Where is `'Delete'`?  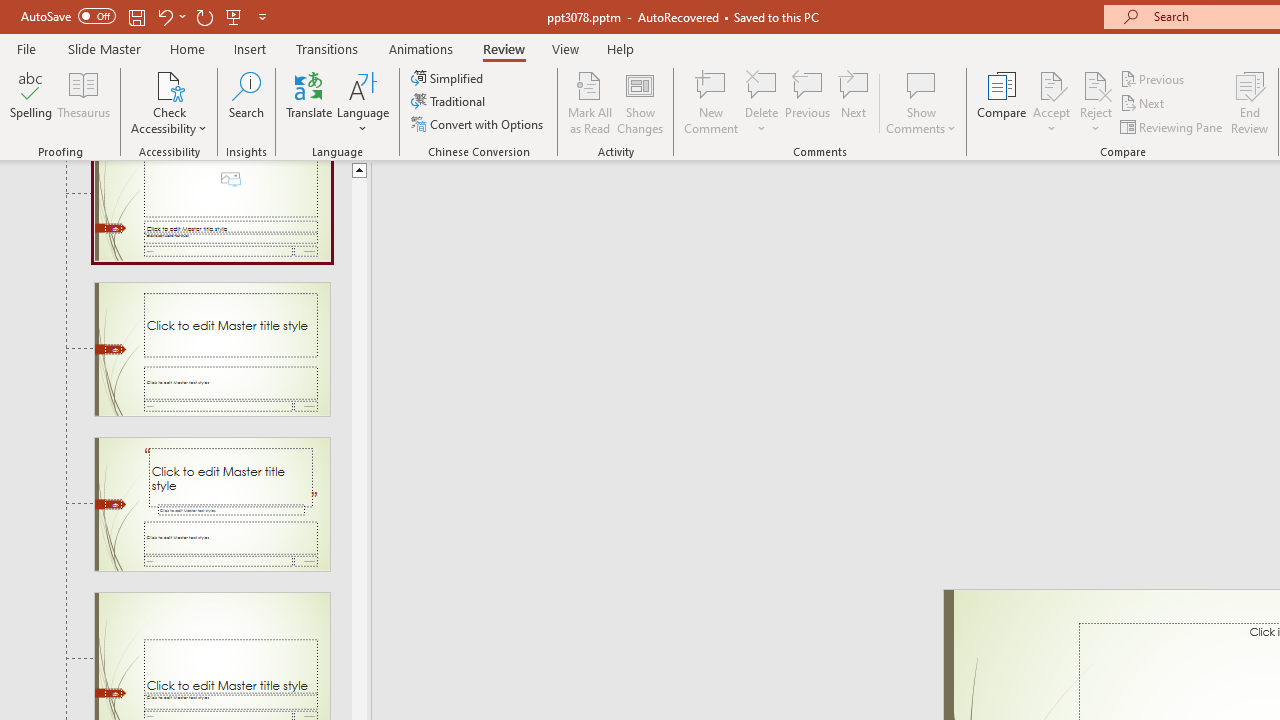 'Delete' is located at coordinates (761, 103).